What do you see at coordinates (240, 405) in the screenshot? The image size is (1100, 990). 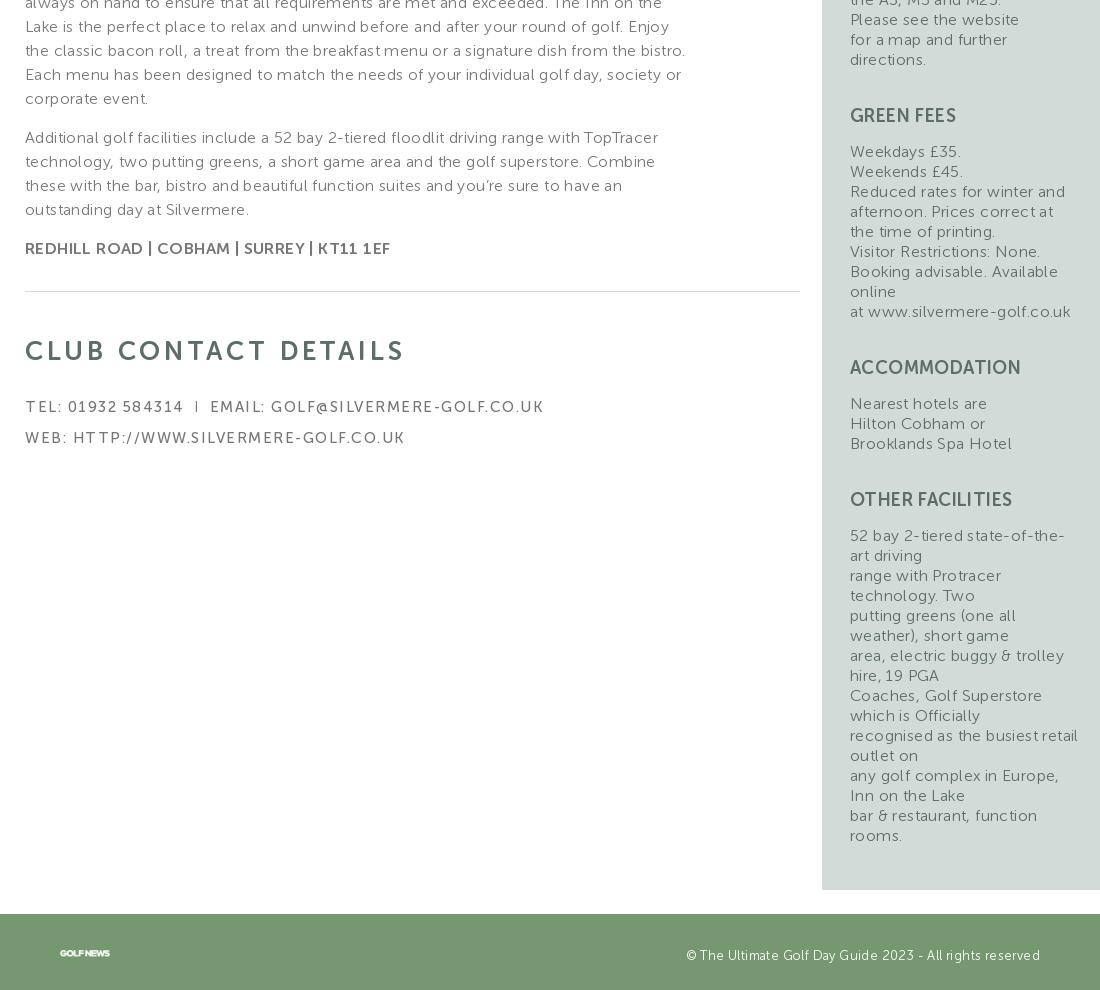 I see `'Email:'` at bounding box center [240, 405].